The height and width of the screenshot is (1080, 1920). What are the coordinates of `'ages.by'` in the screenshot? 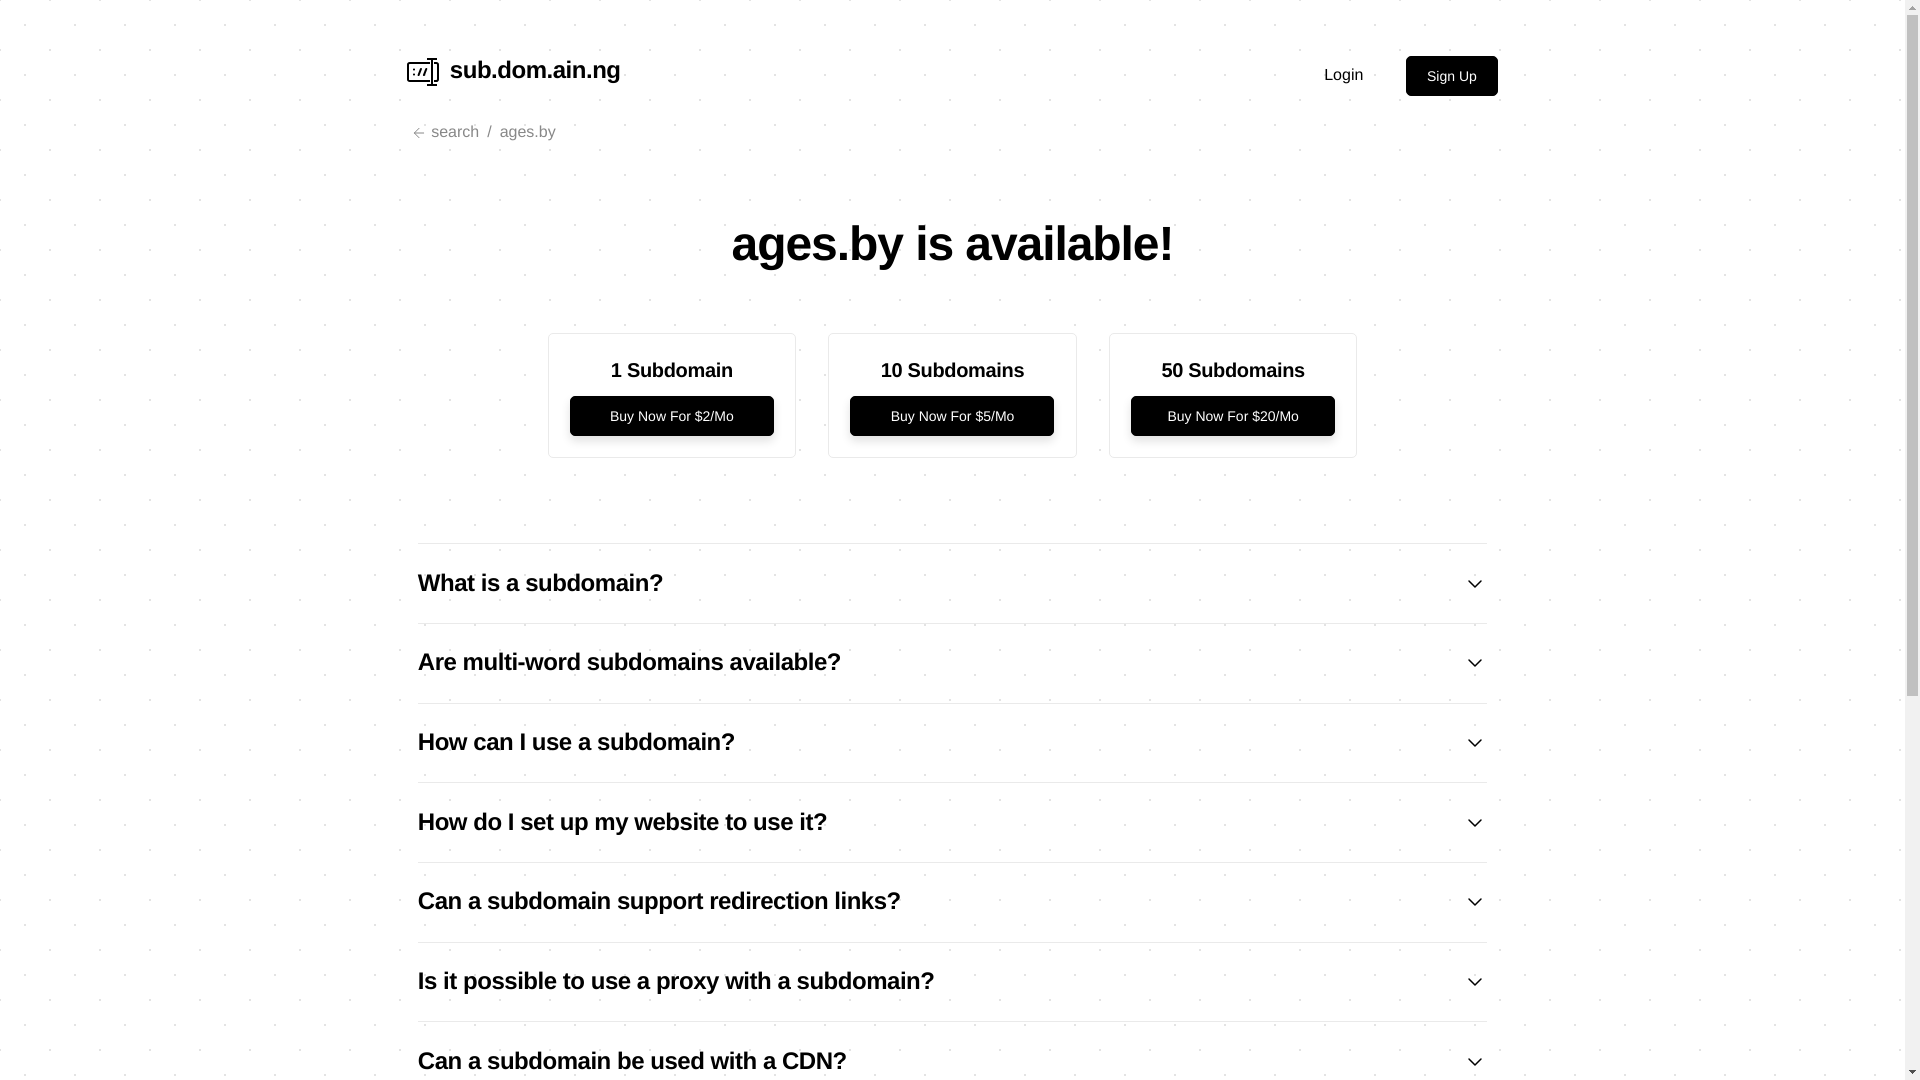 It's located at (528, 132).